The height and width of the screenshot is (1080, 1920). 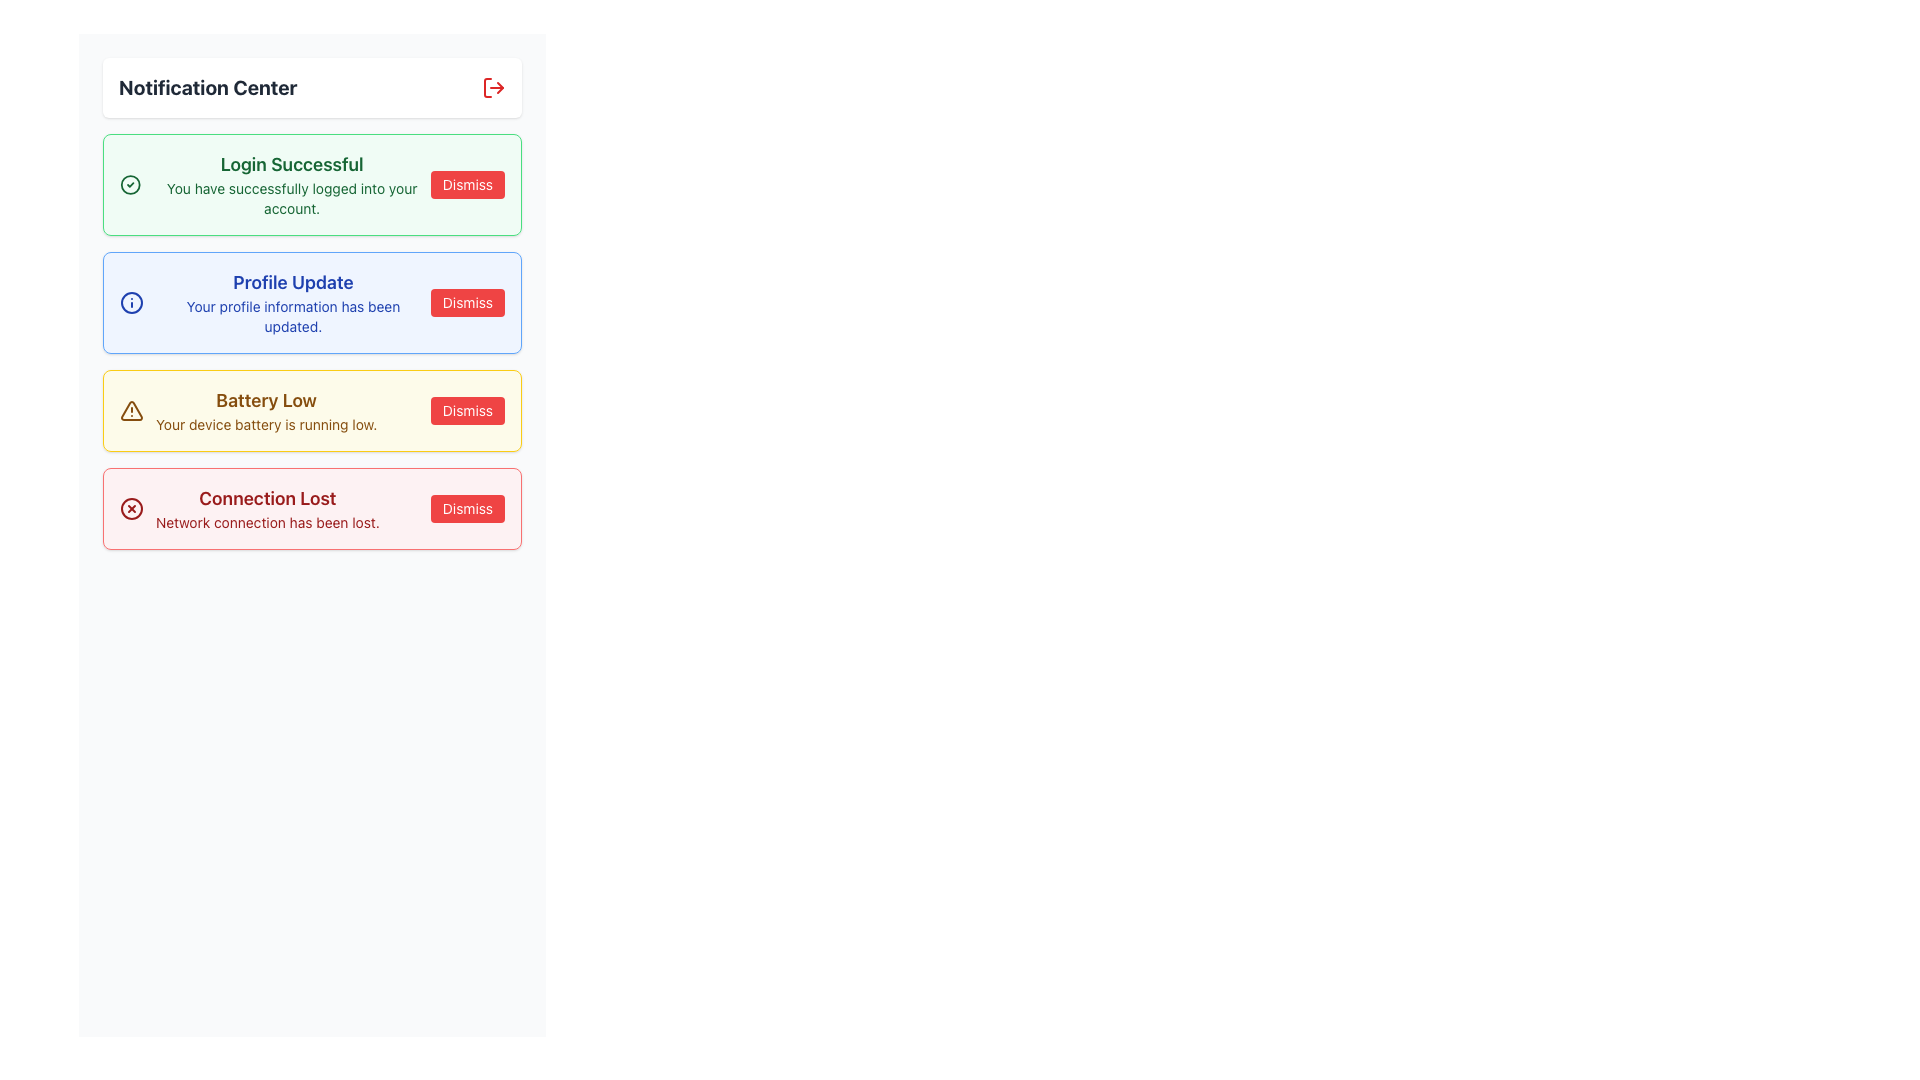 What do you see at coordinates (129, 185) in the screenshot?
I see `the success icon located in the topmost notification box, adjacent to the 'Login Successful' title text` at bounding box center [129, 185].